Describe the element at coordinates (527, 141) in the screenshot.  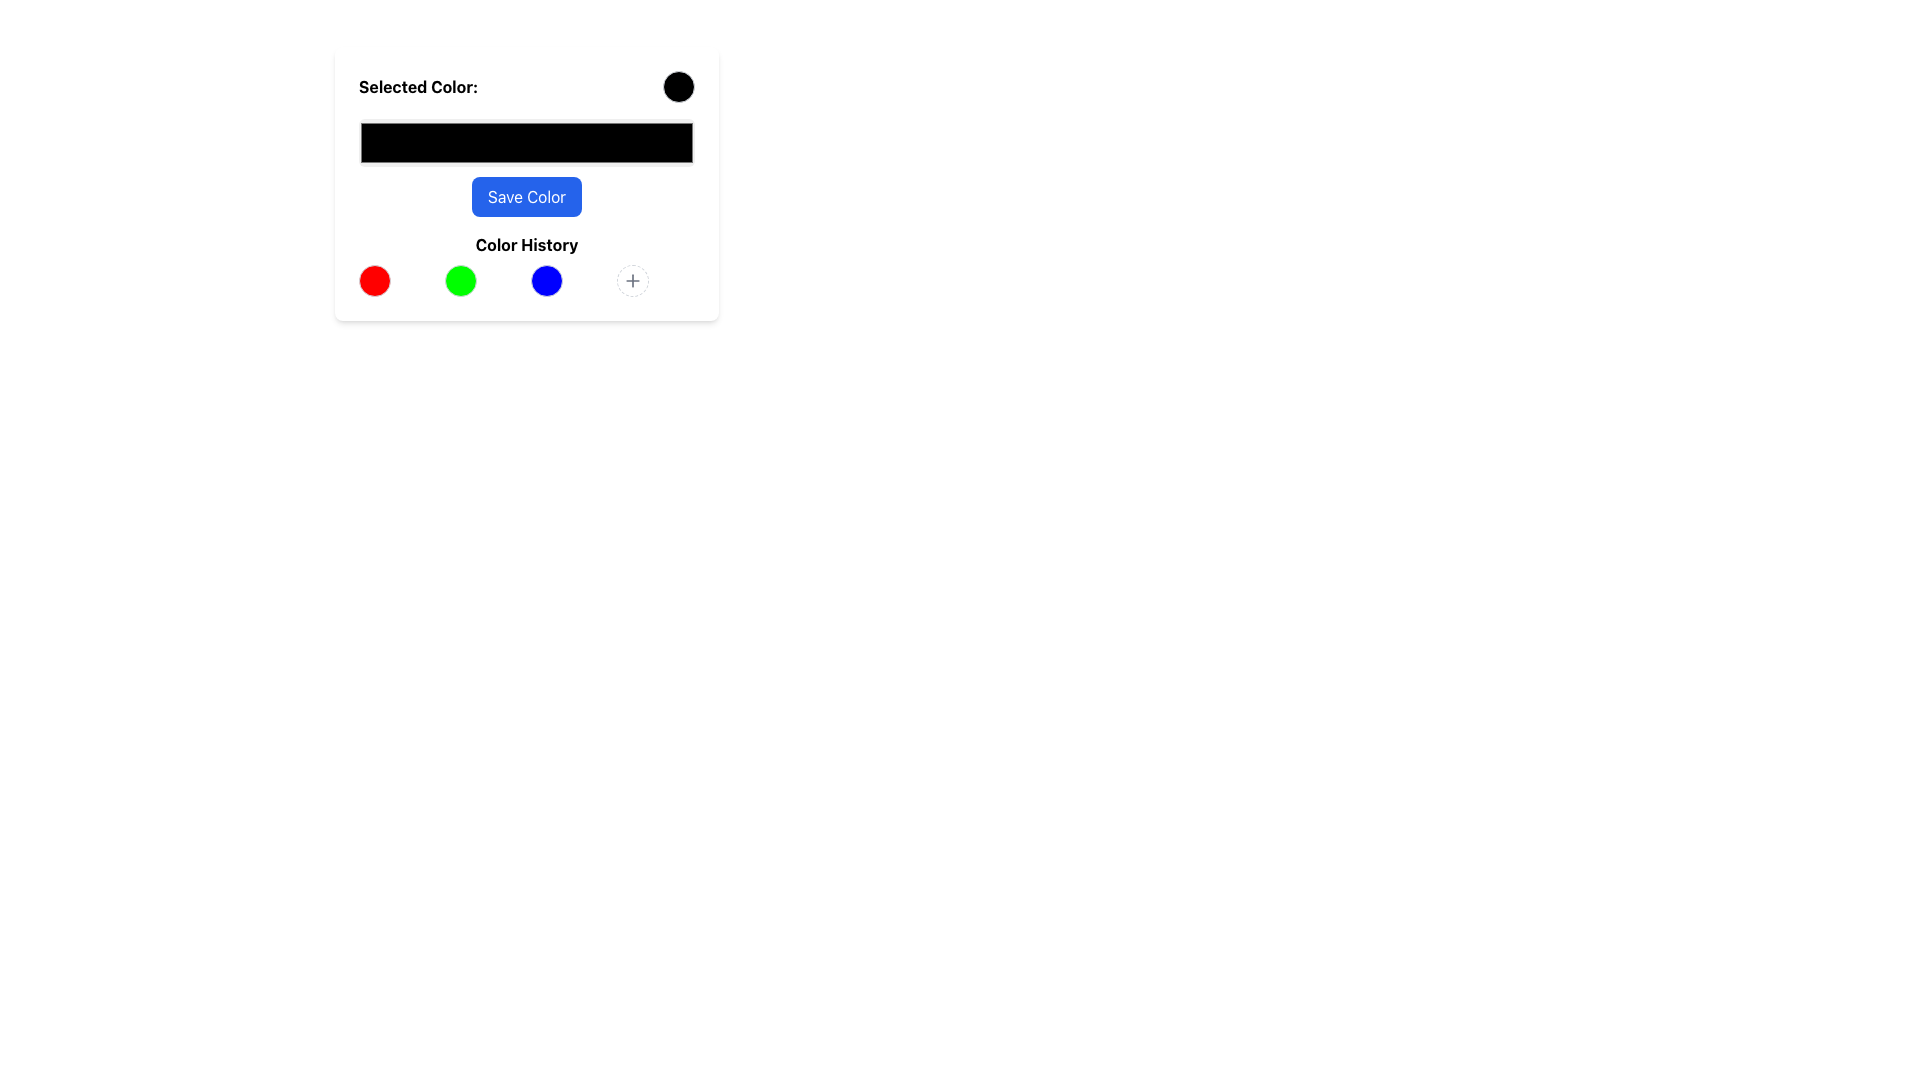
I see `the black rectangular color picker or color preview box` at that location.